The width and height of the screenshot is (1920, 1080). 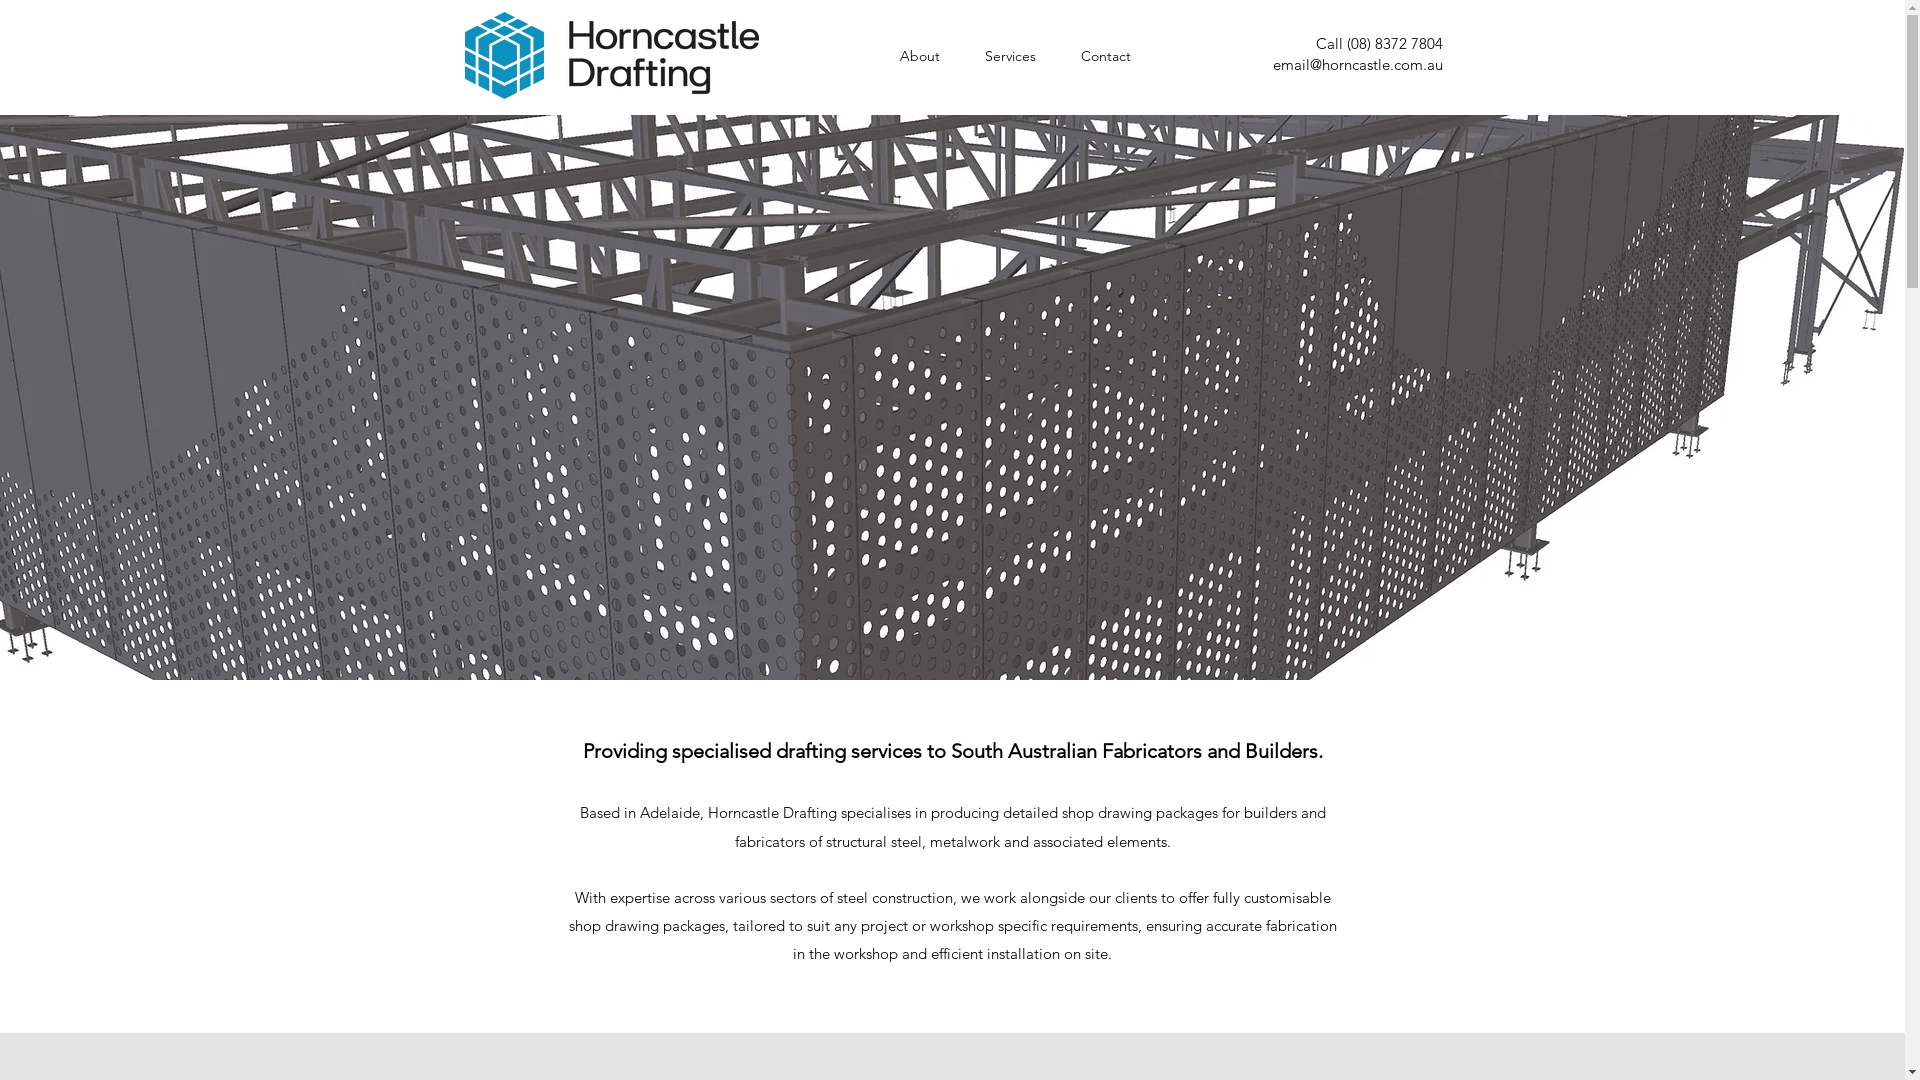 What do you see at coordinates (1357, 63) in the screenshot?
I see `'email@horncastle.com.au'` at bounding box center [1357, 63].